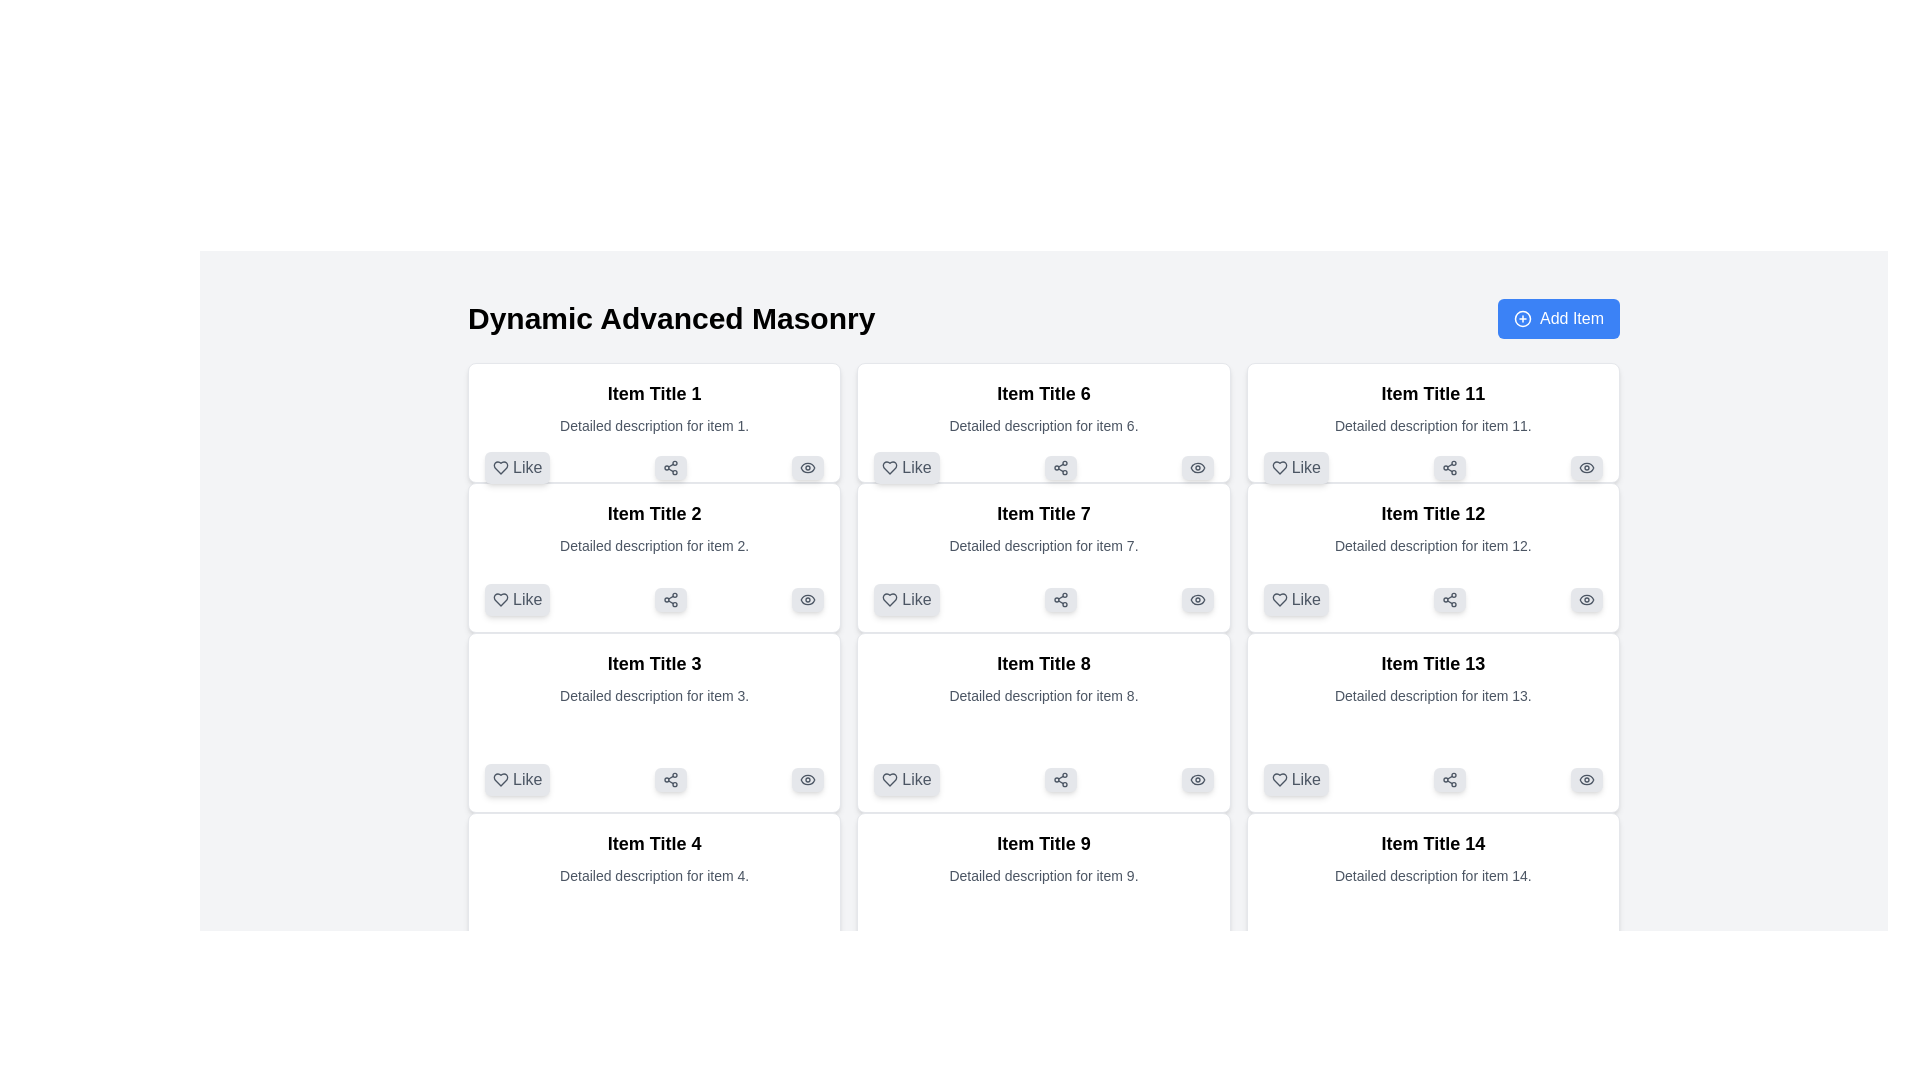 This screenshot has width=1920, height=1080. What do you see at coordinates (1432, 874) in the screenshot?
I see `text label that displays 'Detailed description for item 14.' located below the heading 'Item Title 14' in the bottom-right corner of the grid` at bounding box center [1432, 874].